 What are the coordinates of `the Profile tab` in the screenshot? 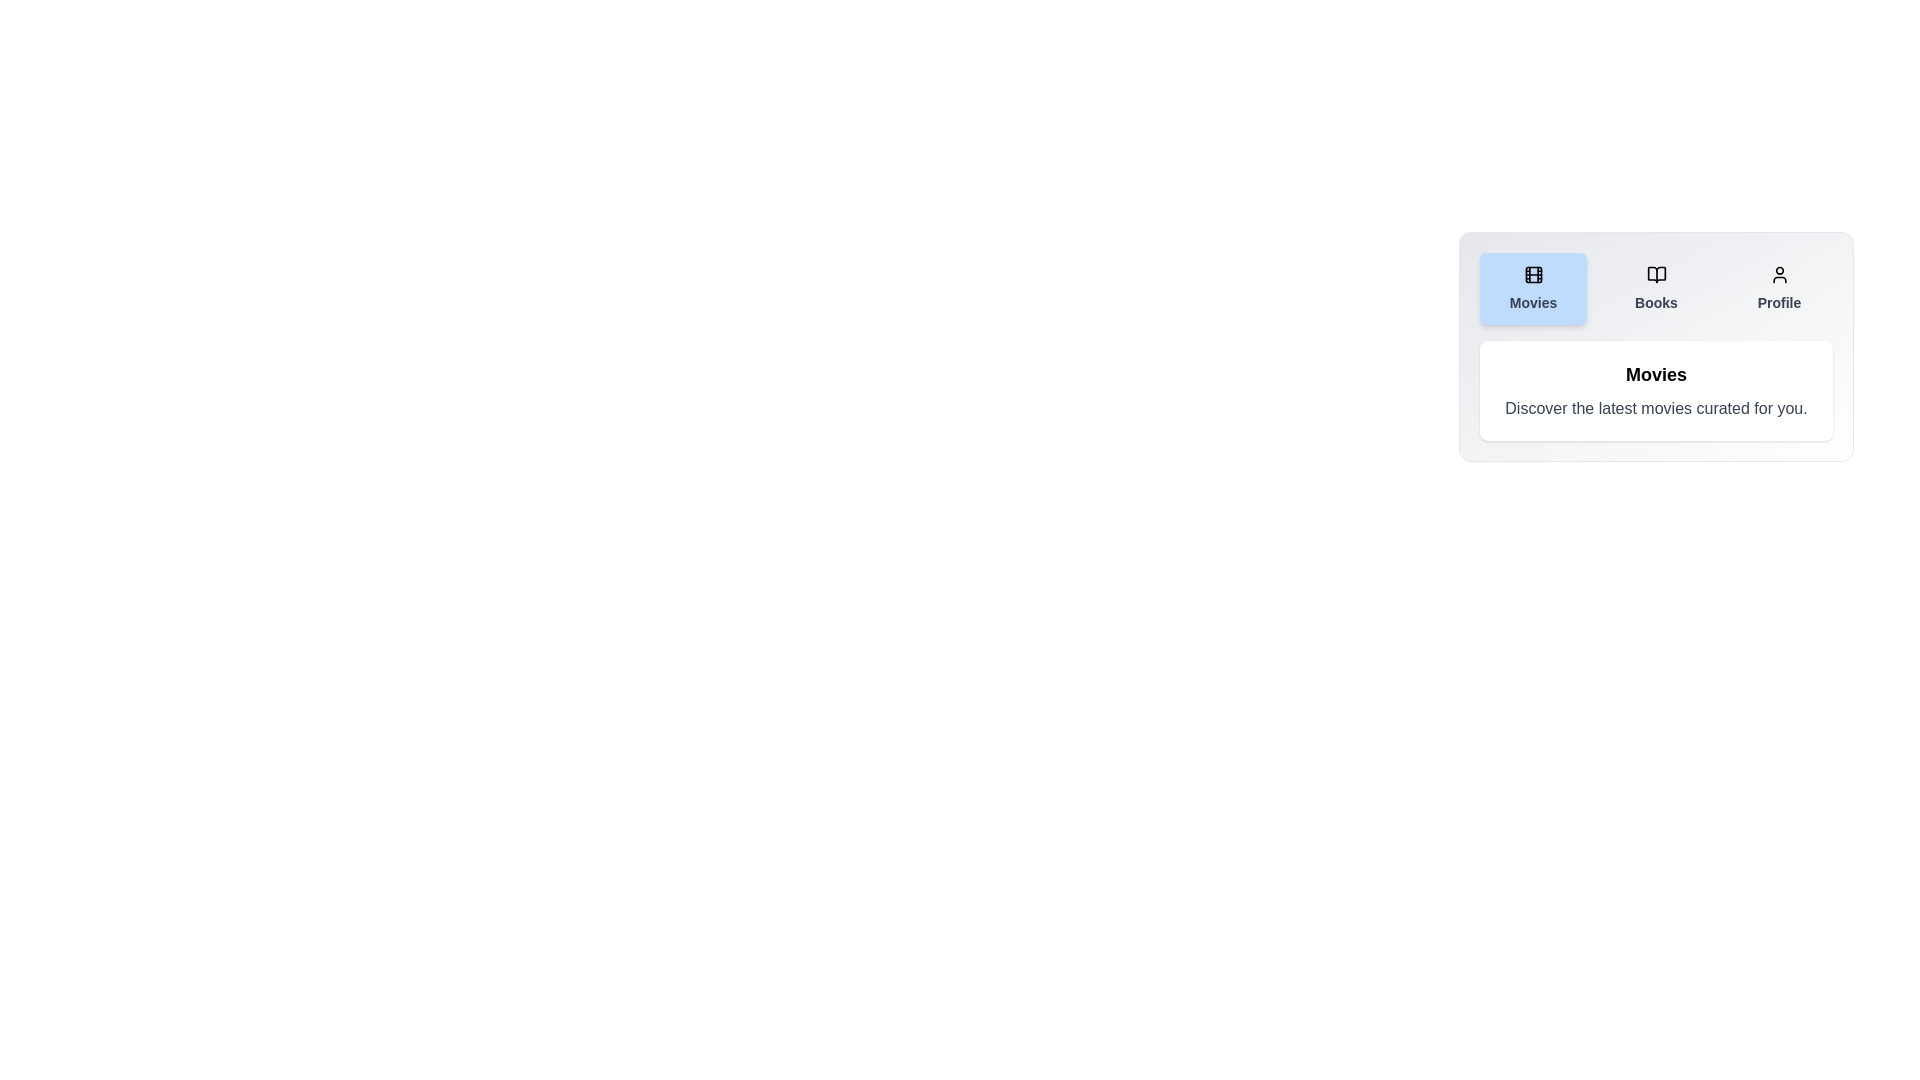 It's located at (1779, 289).